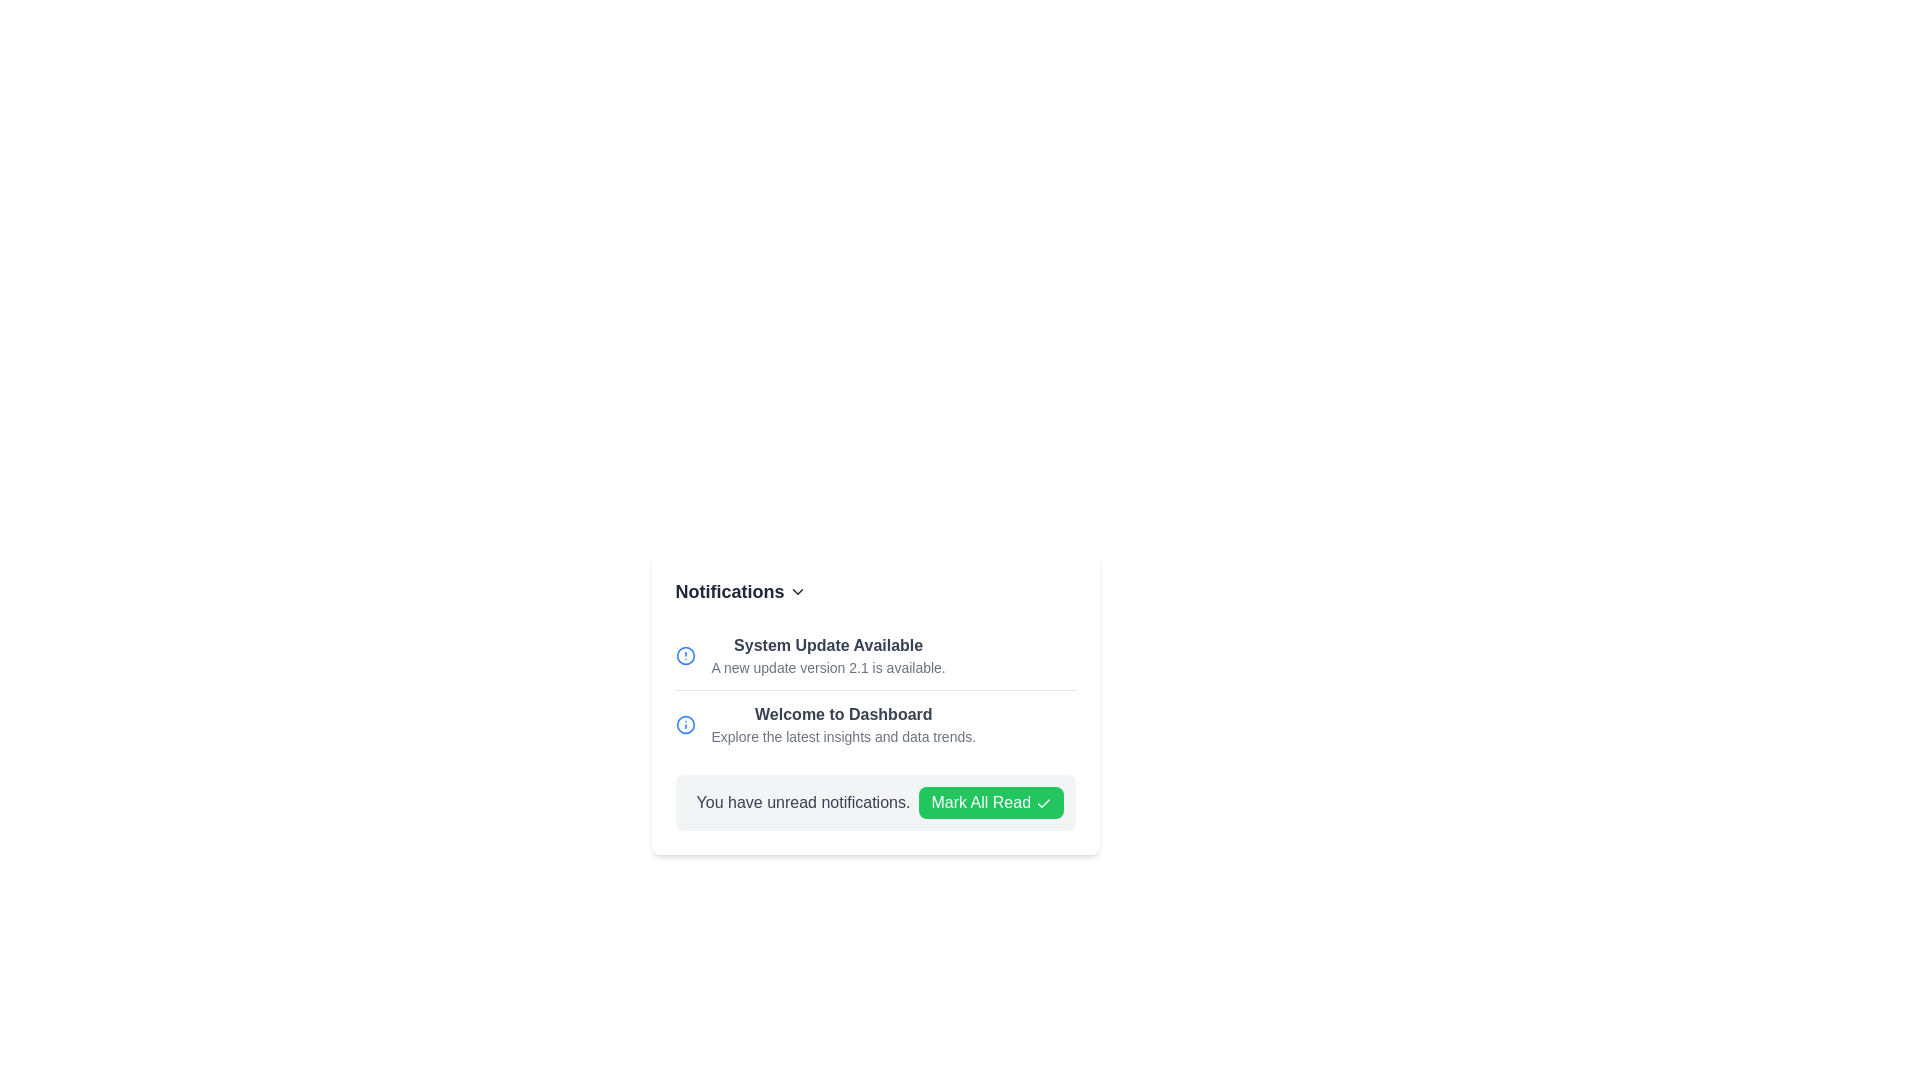  I want to click on the Informative block alerting about unread notifications located at the bottom section of the notification panel, so click(875, 801).